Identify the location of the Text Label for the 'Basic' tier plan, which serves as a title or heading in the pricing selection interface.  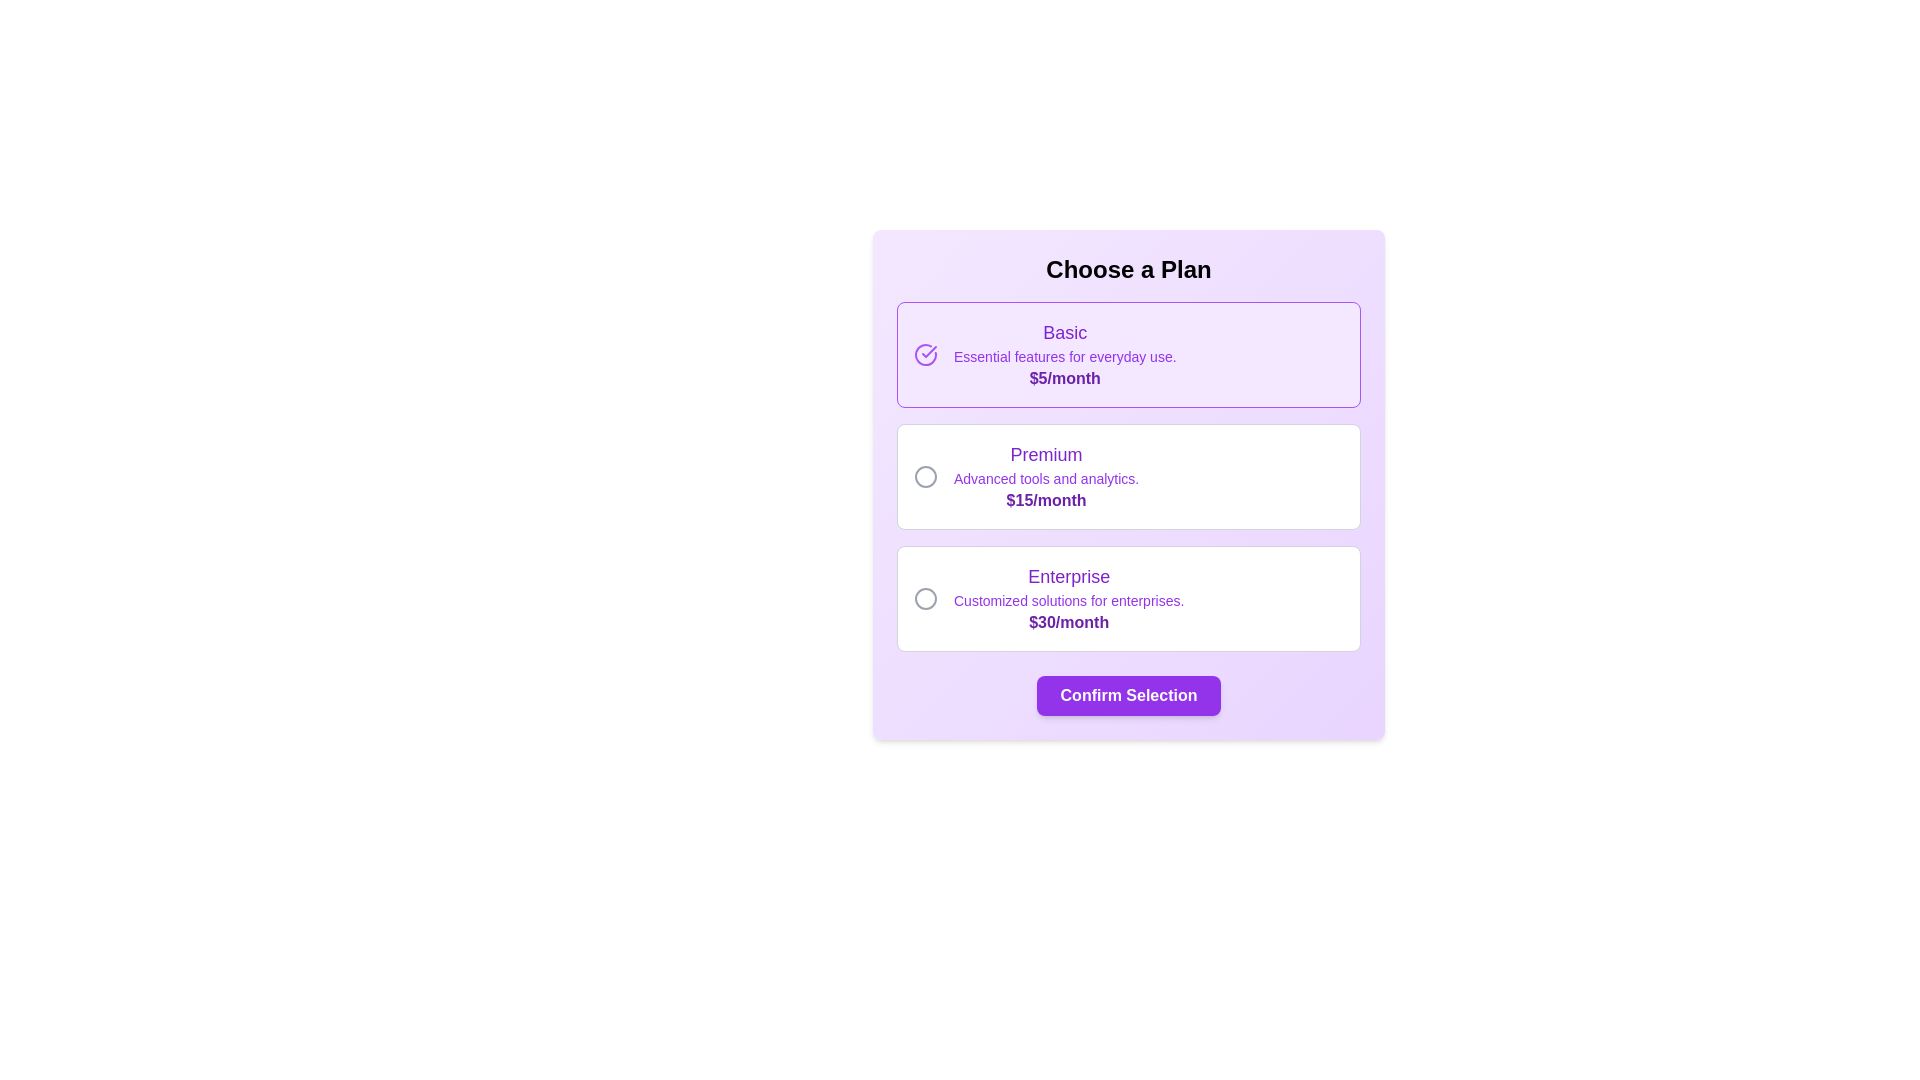
(1064, 331).